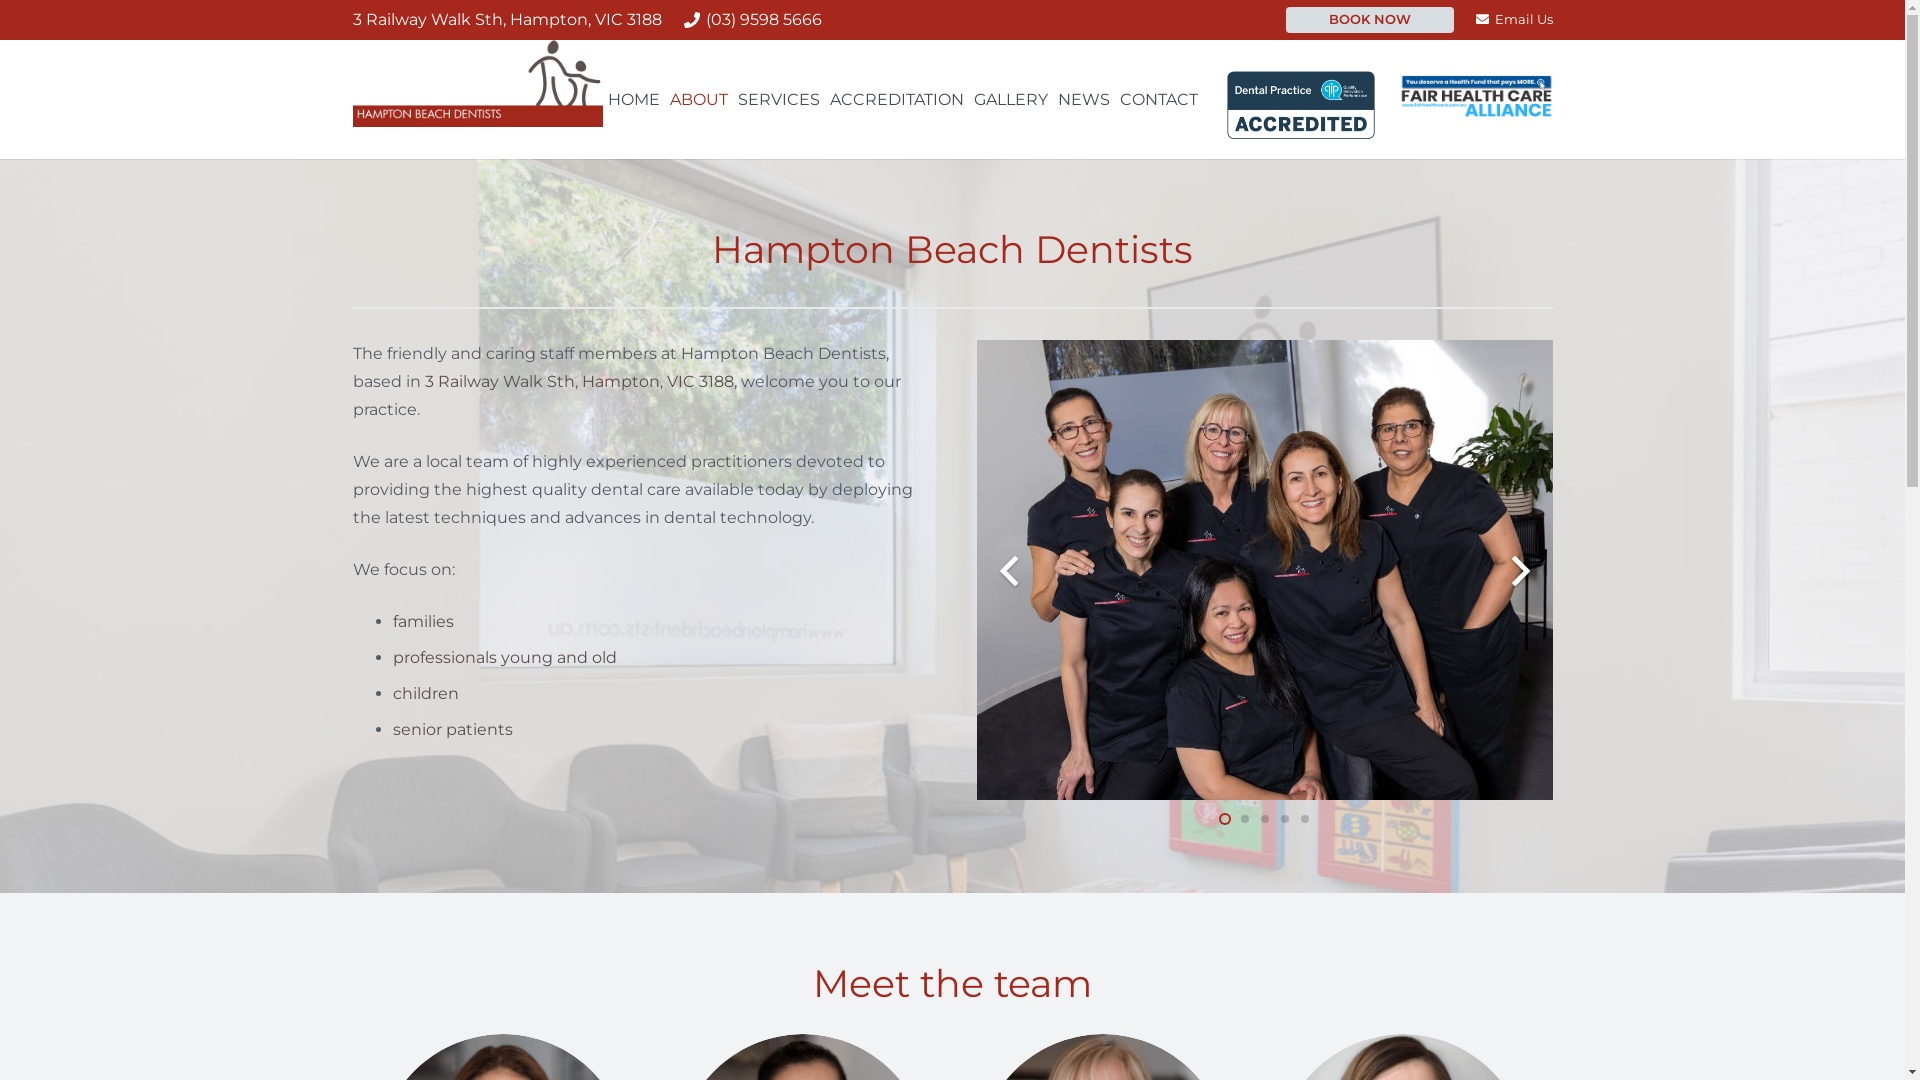 The width and height of the screenshot is (1920, 1080). I want to click on 'GALLERY', so click(1011, 99).